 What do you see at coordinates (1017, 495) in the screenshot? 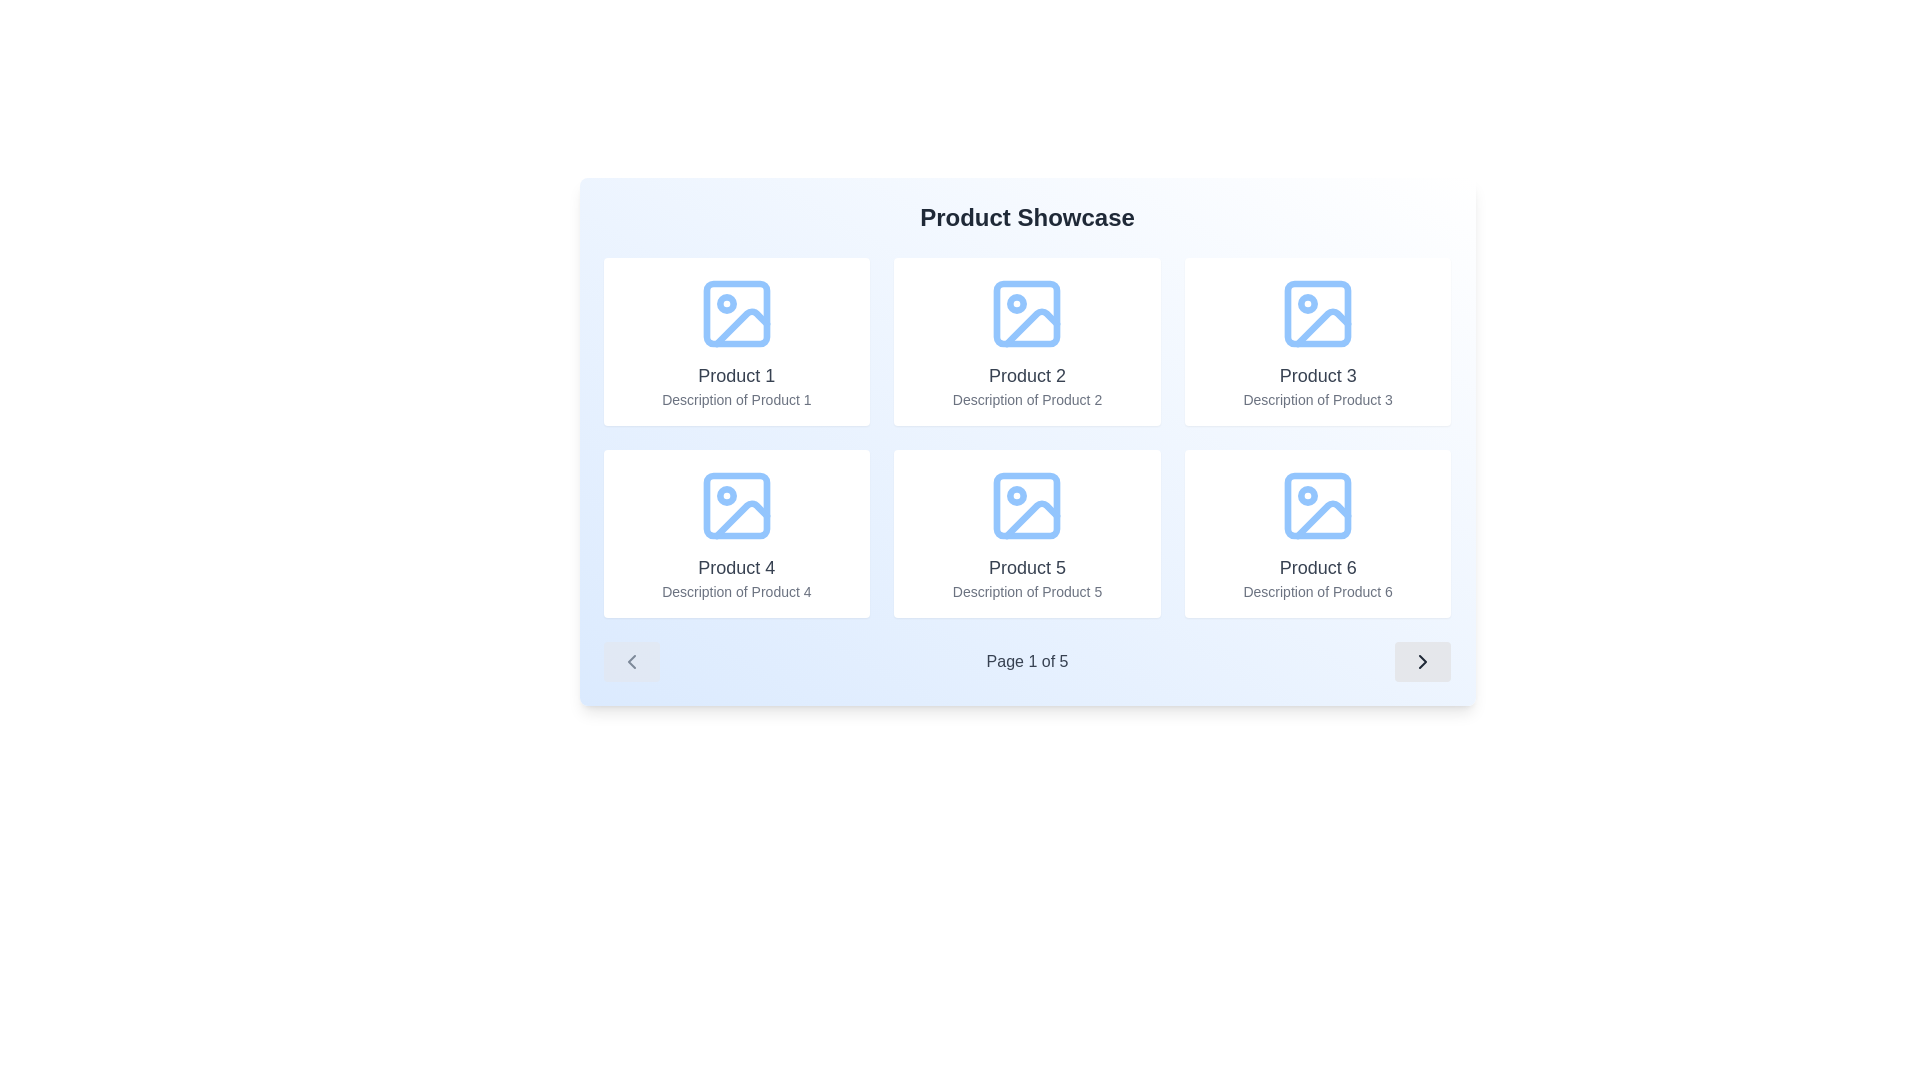
I see `the graphical marker inside the fifth image icon in the 2x3 grid layout, located in the center of the second row and third column, which signifies selection or notification for Product 5` at bounding box center [1017, 495].